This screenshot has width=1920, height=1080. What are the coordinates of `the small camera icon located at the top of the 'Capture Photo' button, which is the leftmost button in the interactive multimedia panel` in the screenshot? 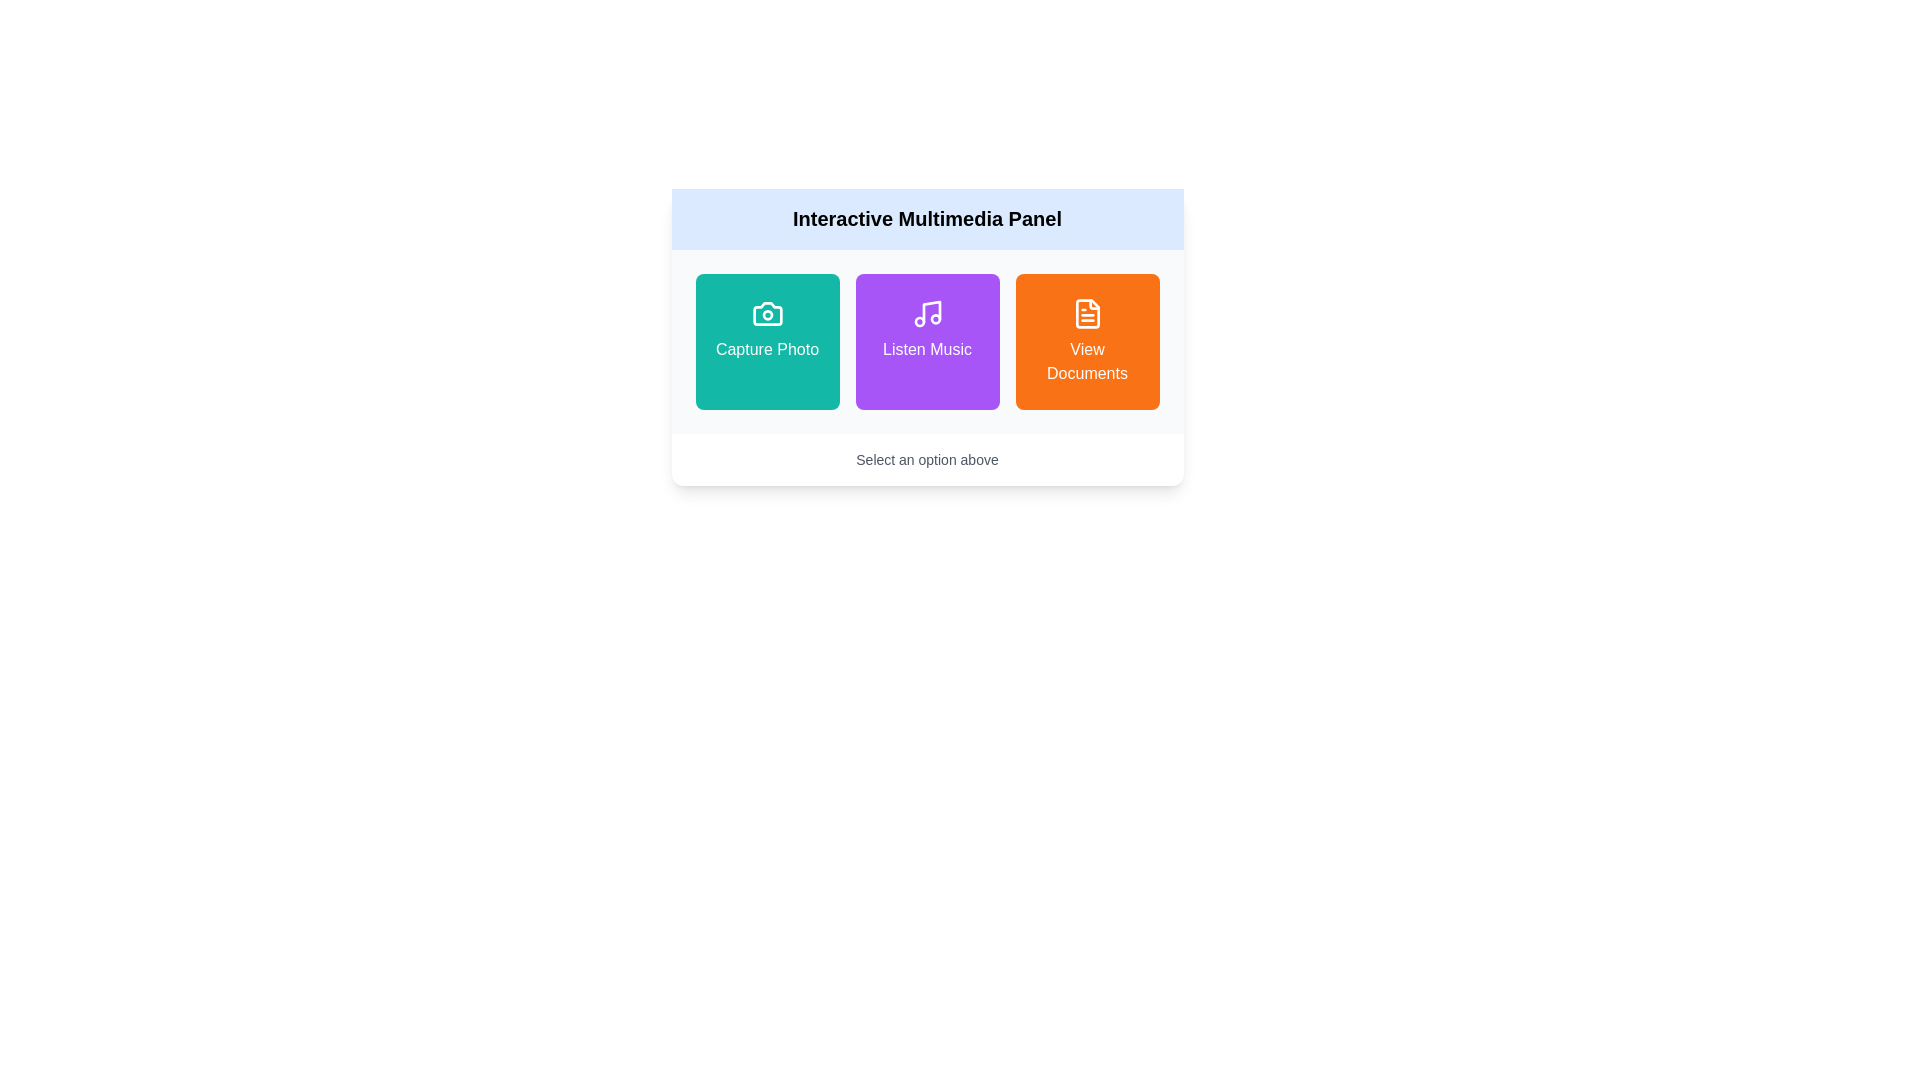 It's located at (766, 313).